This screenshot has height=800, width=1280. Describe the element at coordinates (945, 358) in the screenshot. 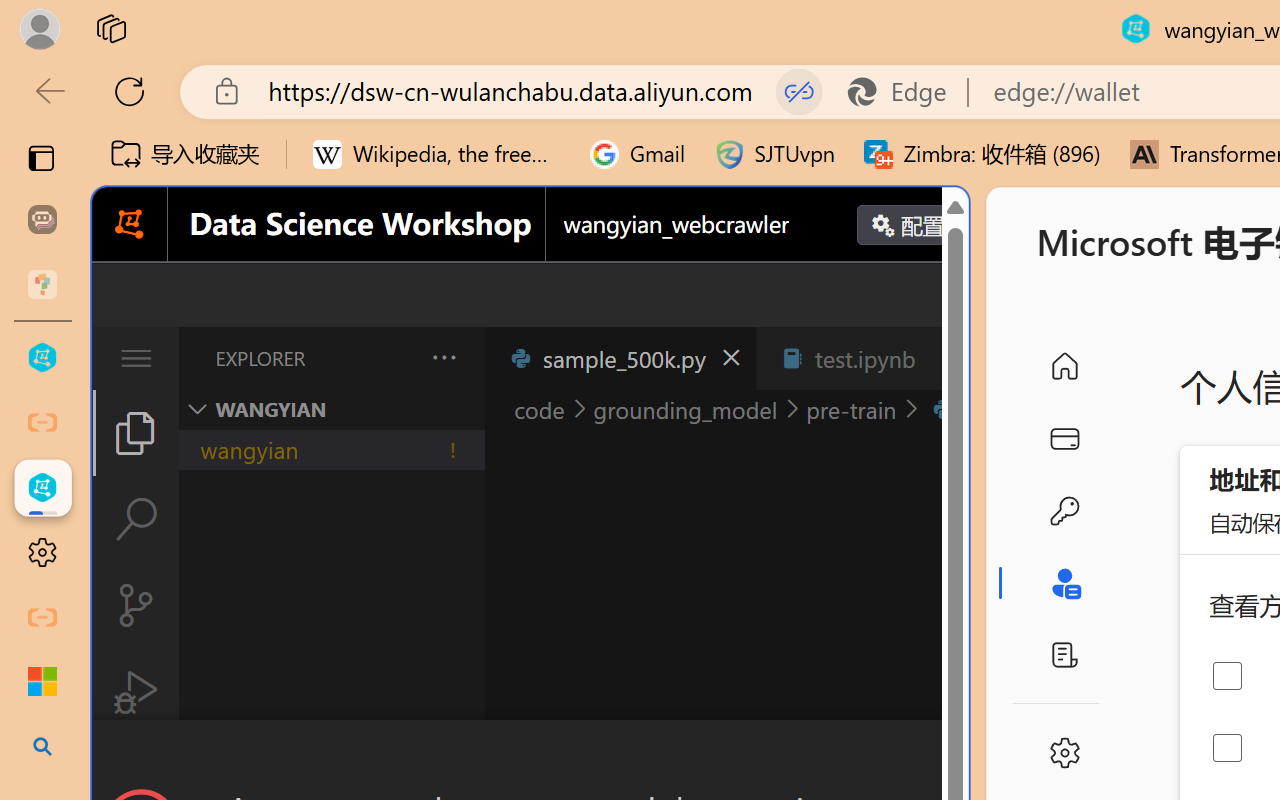

I see `'Close (Ctrl+F4)'` at that location.